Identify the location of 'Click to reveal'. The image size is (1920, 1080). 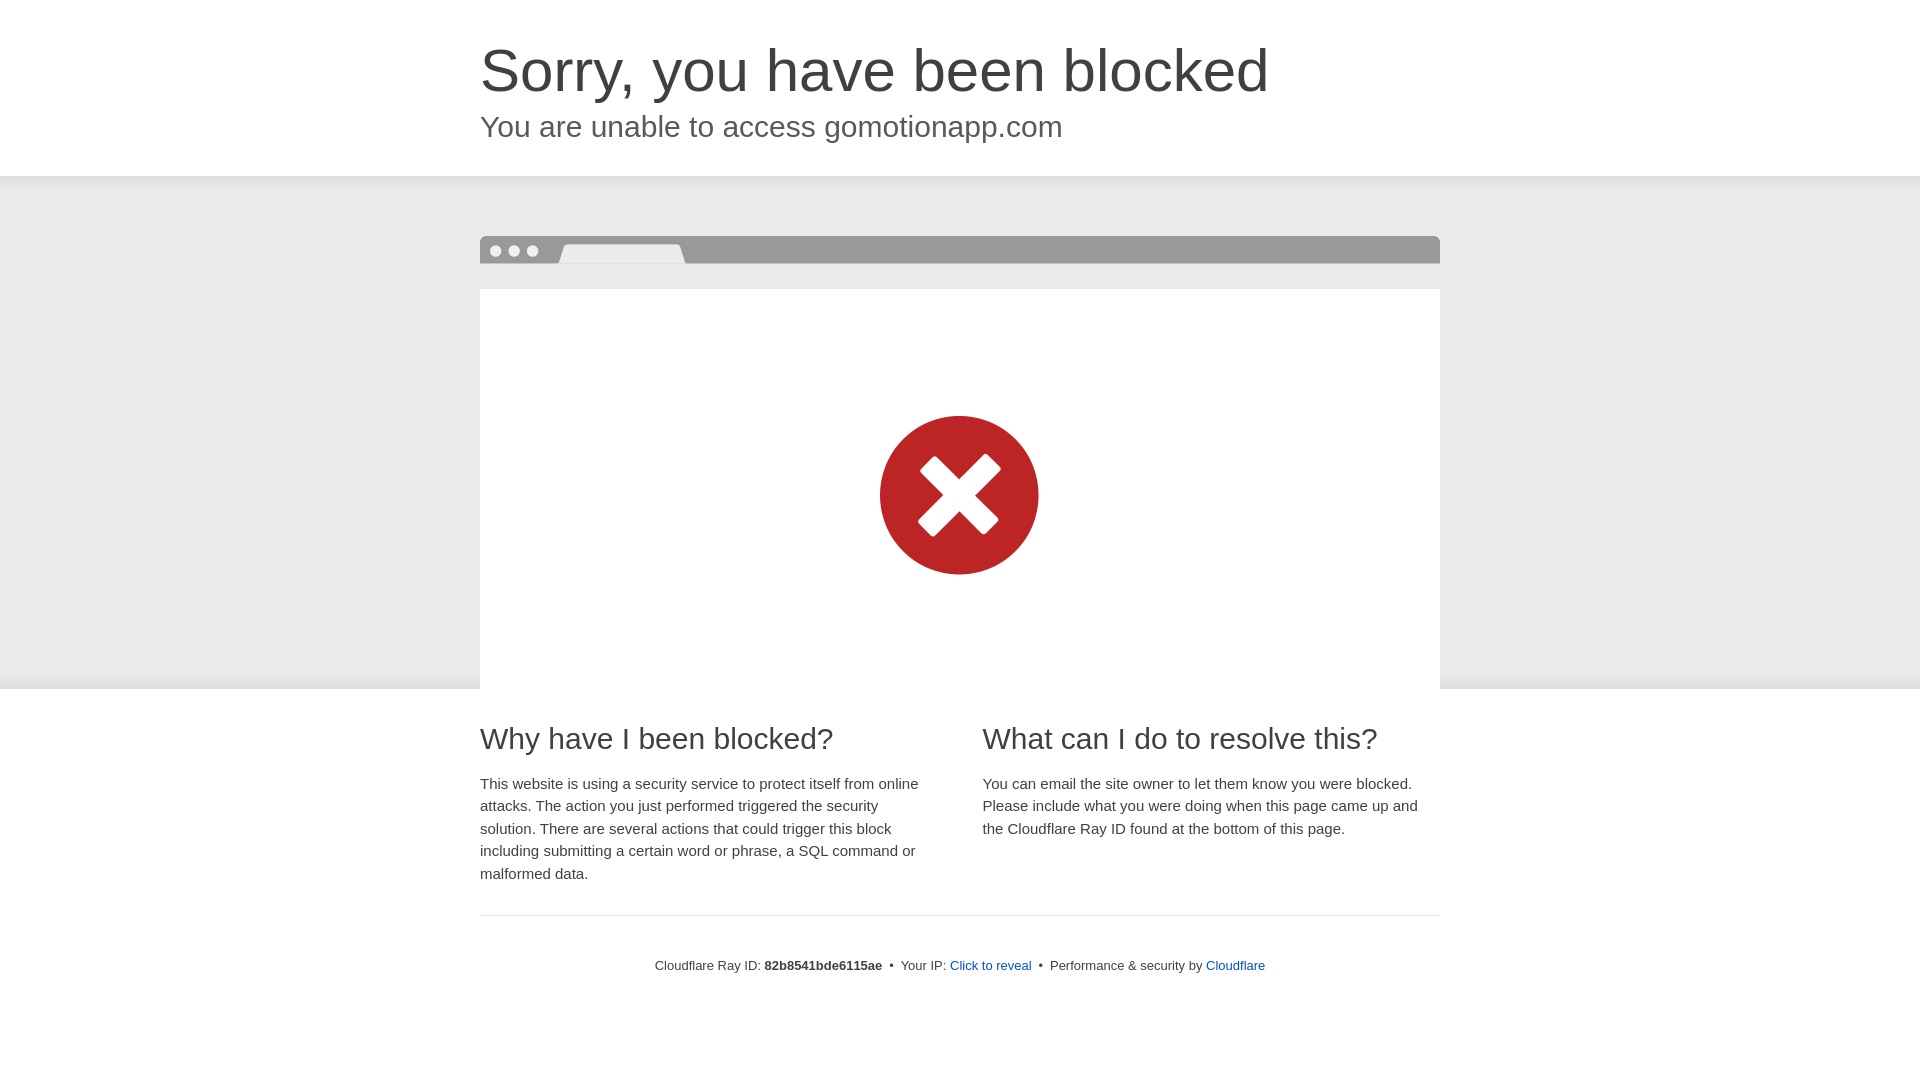
(990, 964).